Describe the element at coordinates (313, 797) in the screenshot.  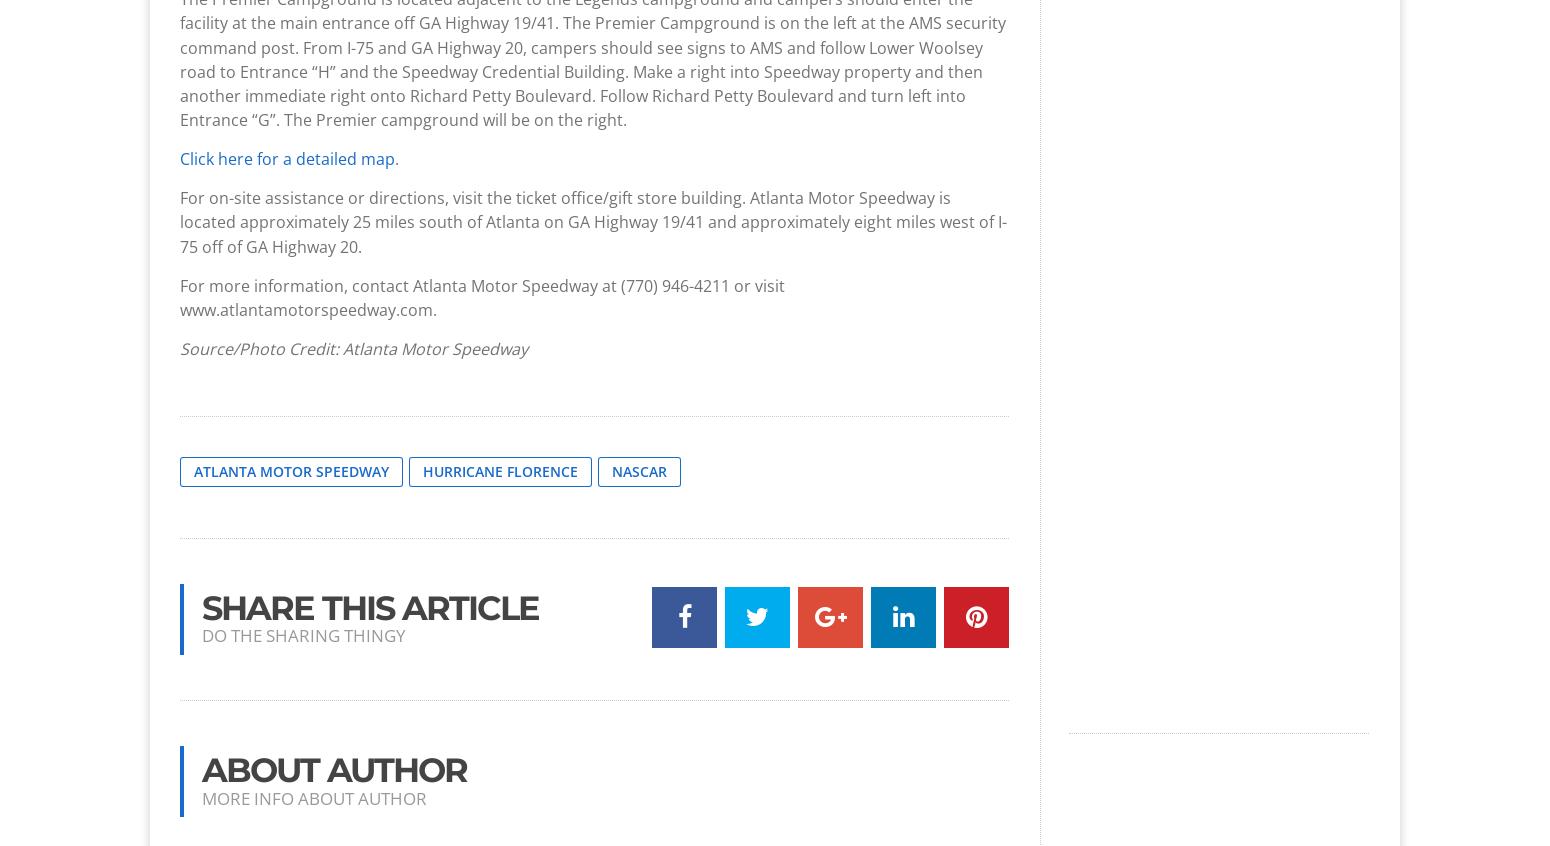
I see `'More info about author'` at that location.